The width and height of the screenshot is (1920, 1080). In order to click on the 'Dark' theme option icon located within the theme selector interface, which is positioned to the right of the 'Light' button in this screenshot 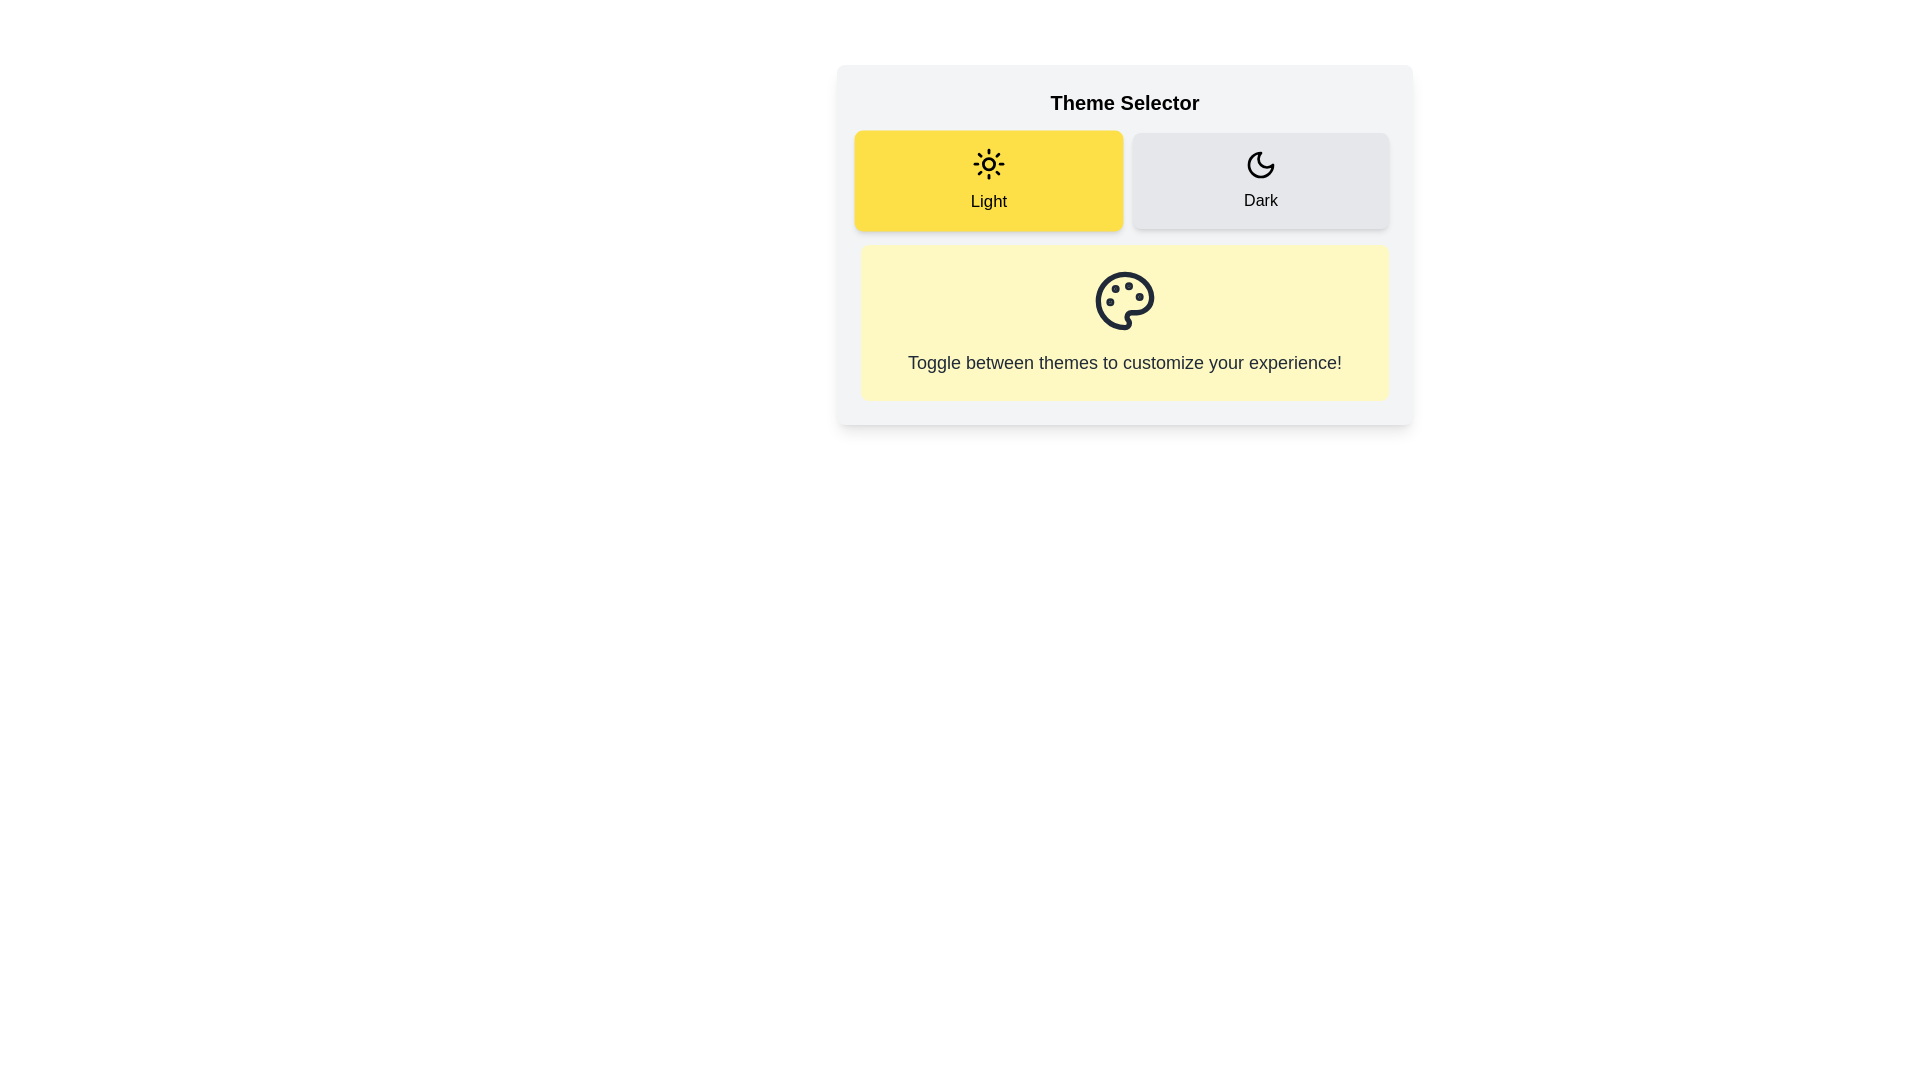, I will do `click(1260, 164)`.